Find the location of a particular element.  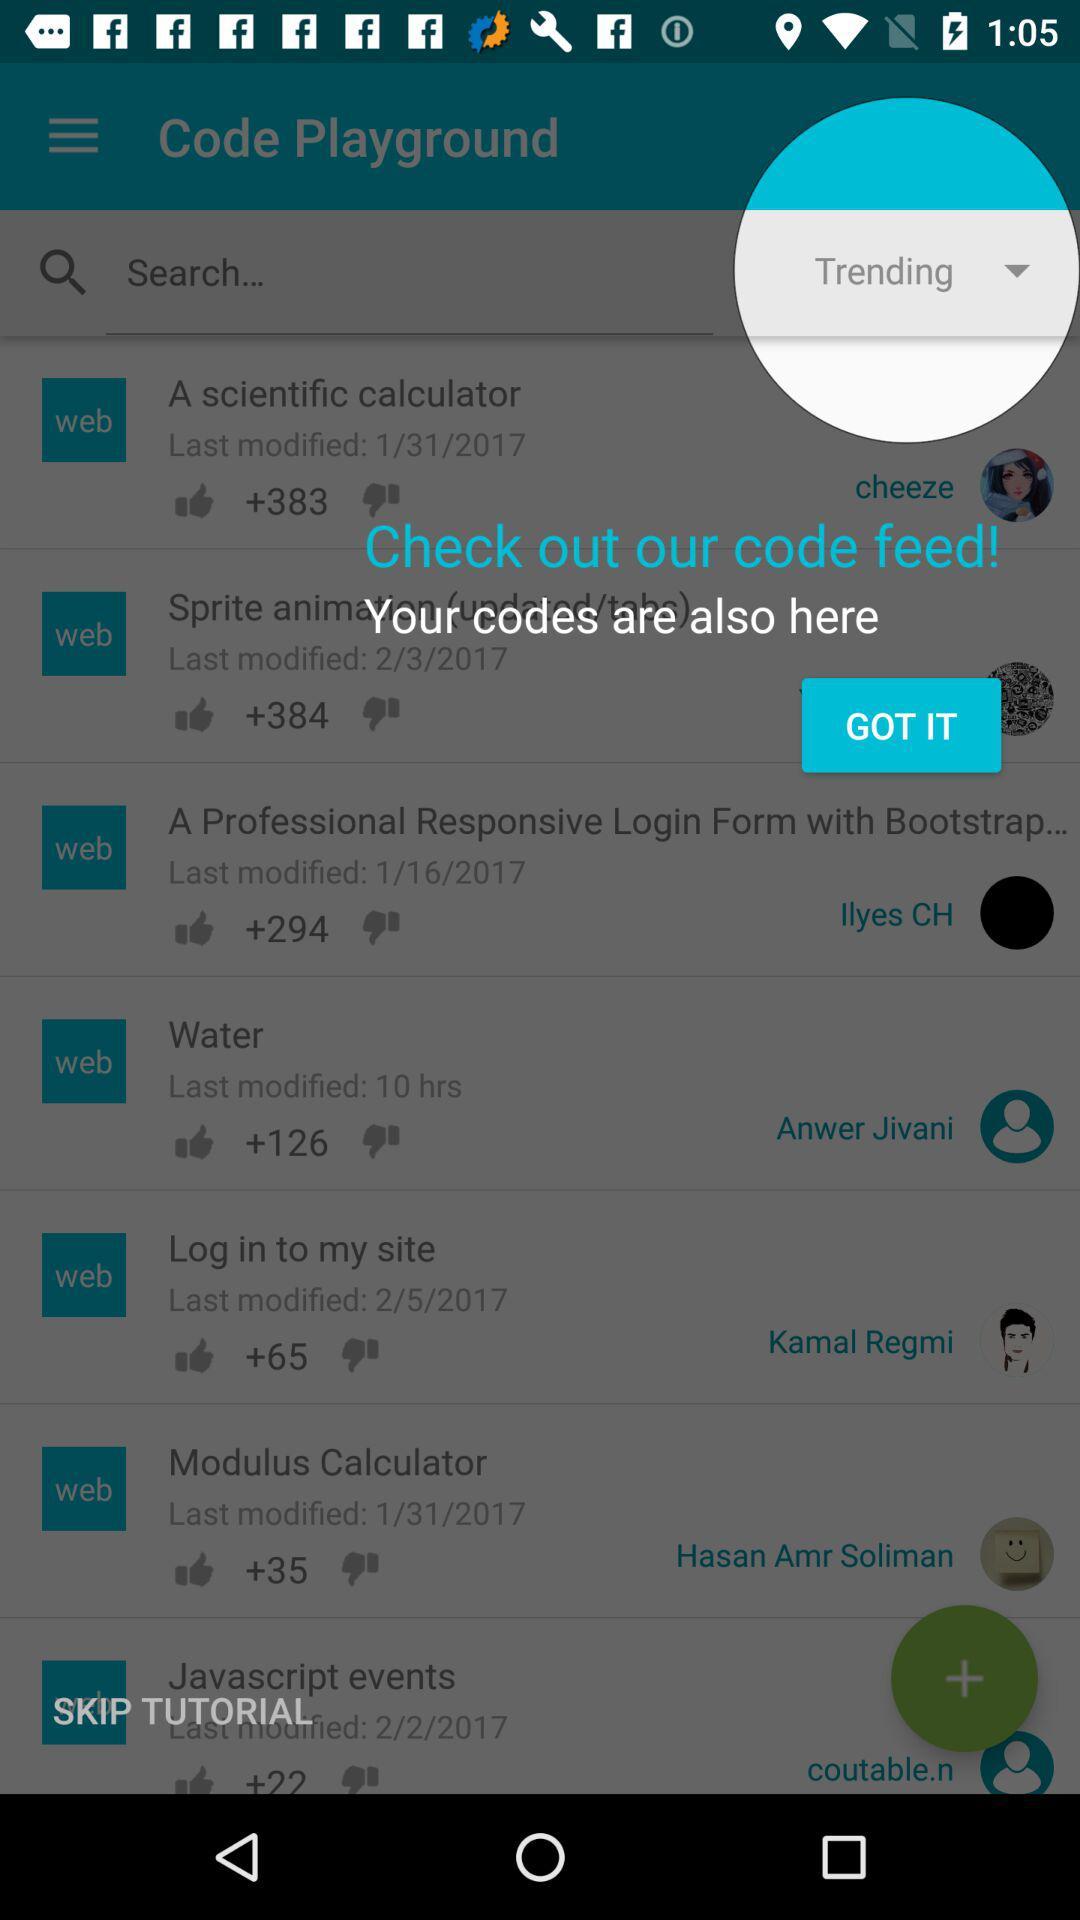

the add icon is located at coordinates (963, 1678).